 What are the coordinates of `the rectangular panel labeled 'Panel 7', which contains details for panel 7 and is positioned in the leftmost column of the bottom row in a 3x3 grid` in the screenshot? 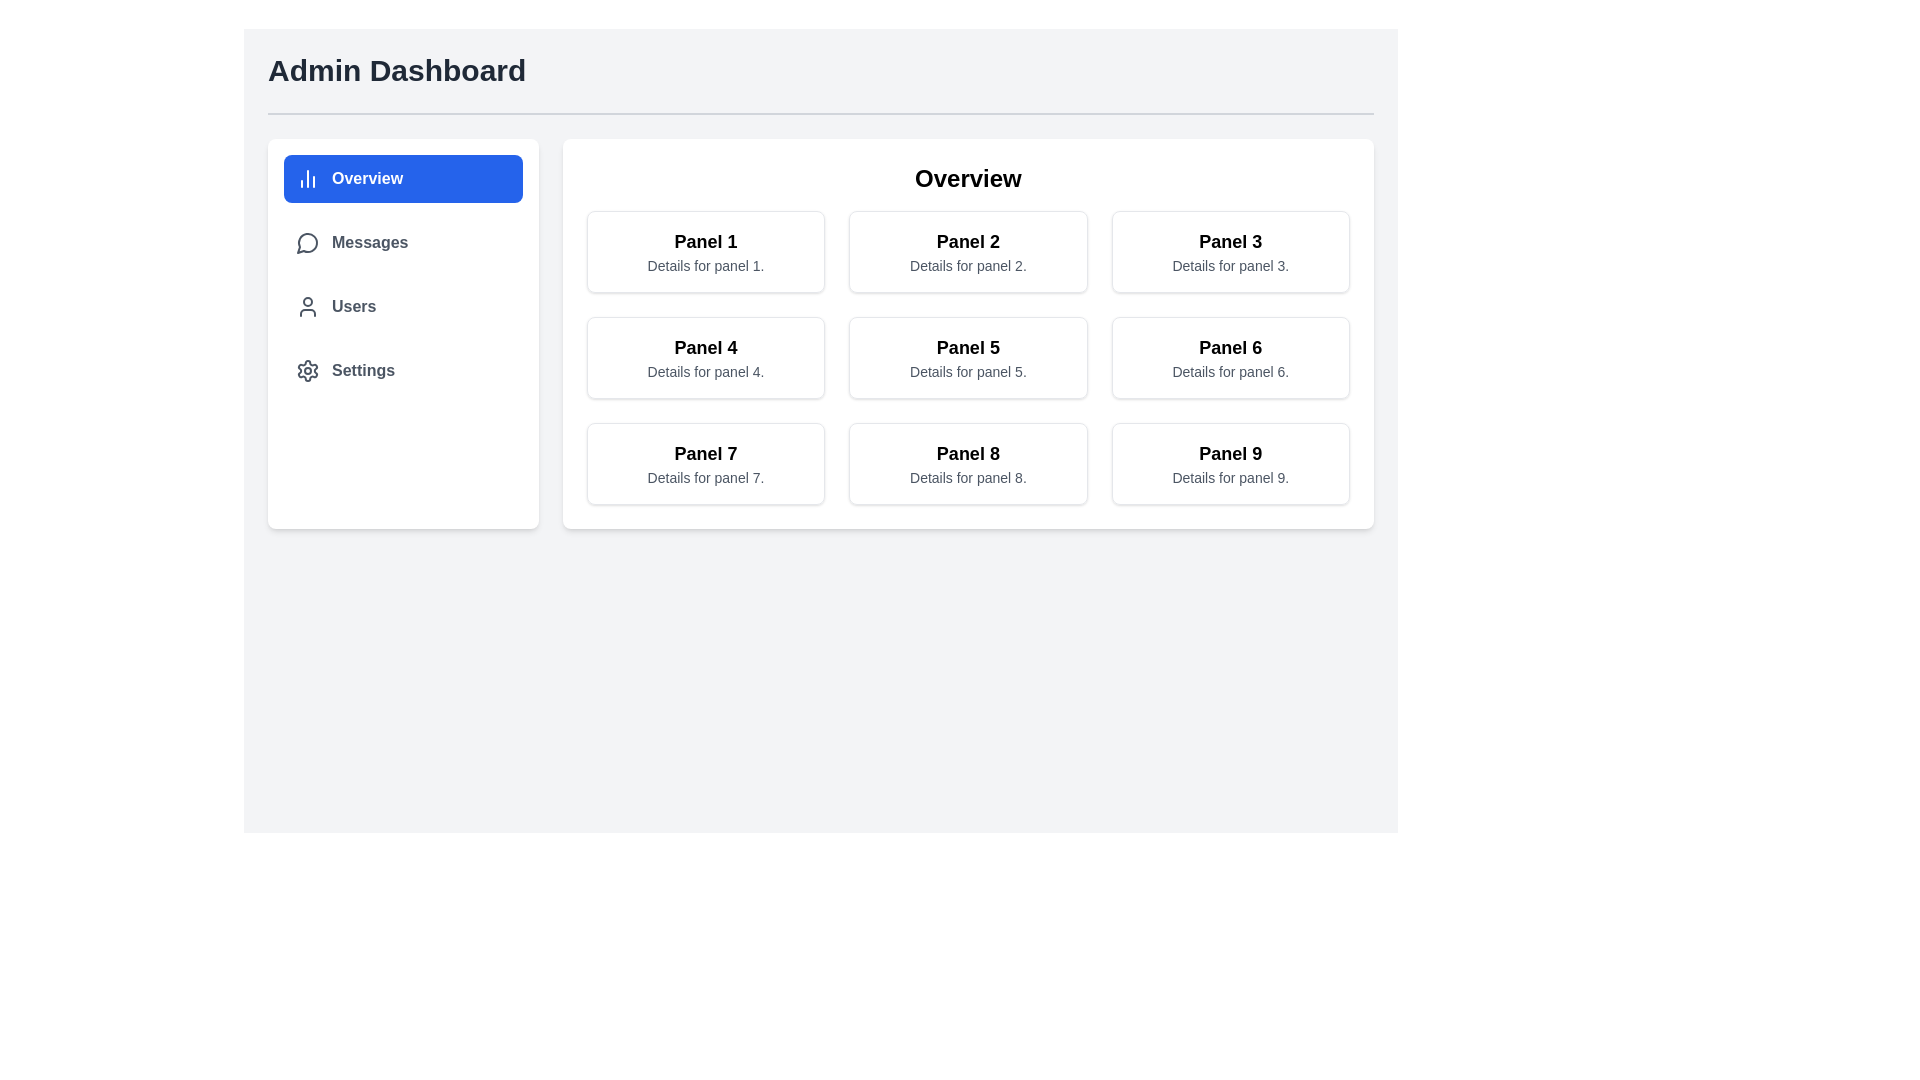 It's located at (705, 463).